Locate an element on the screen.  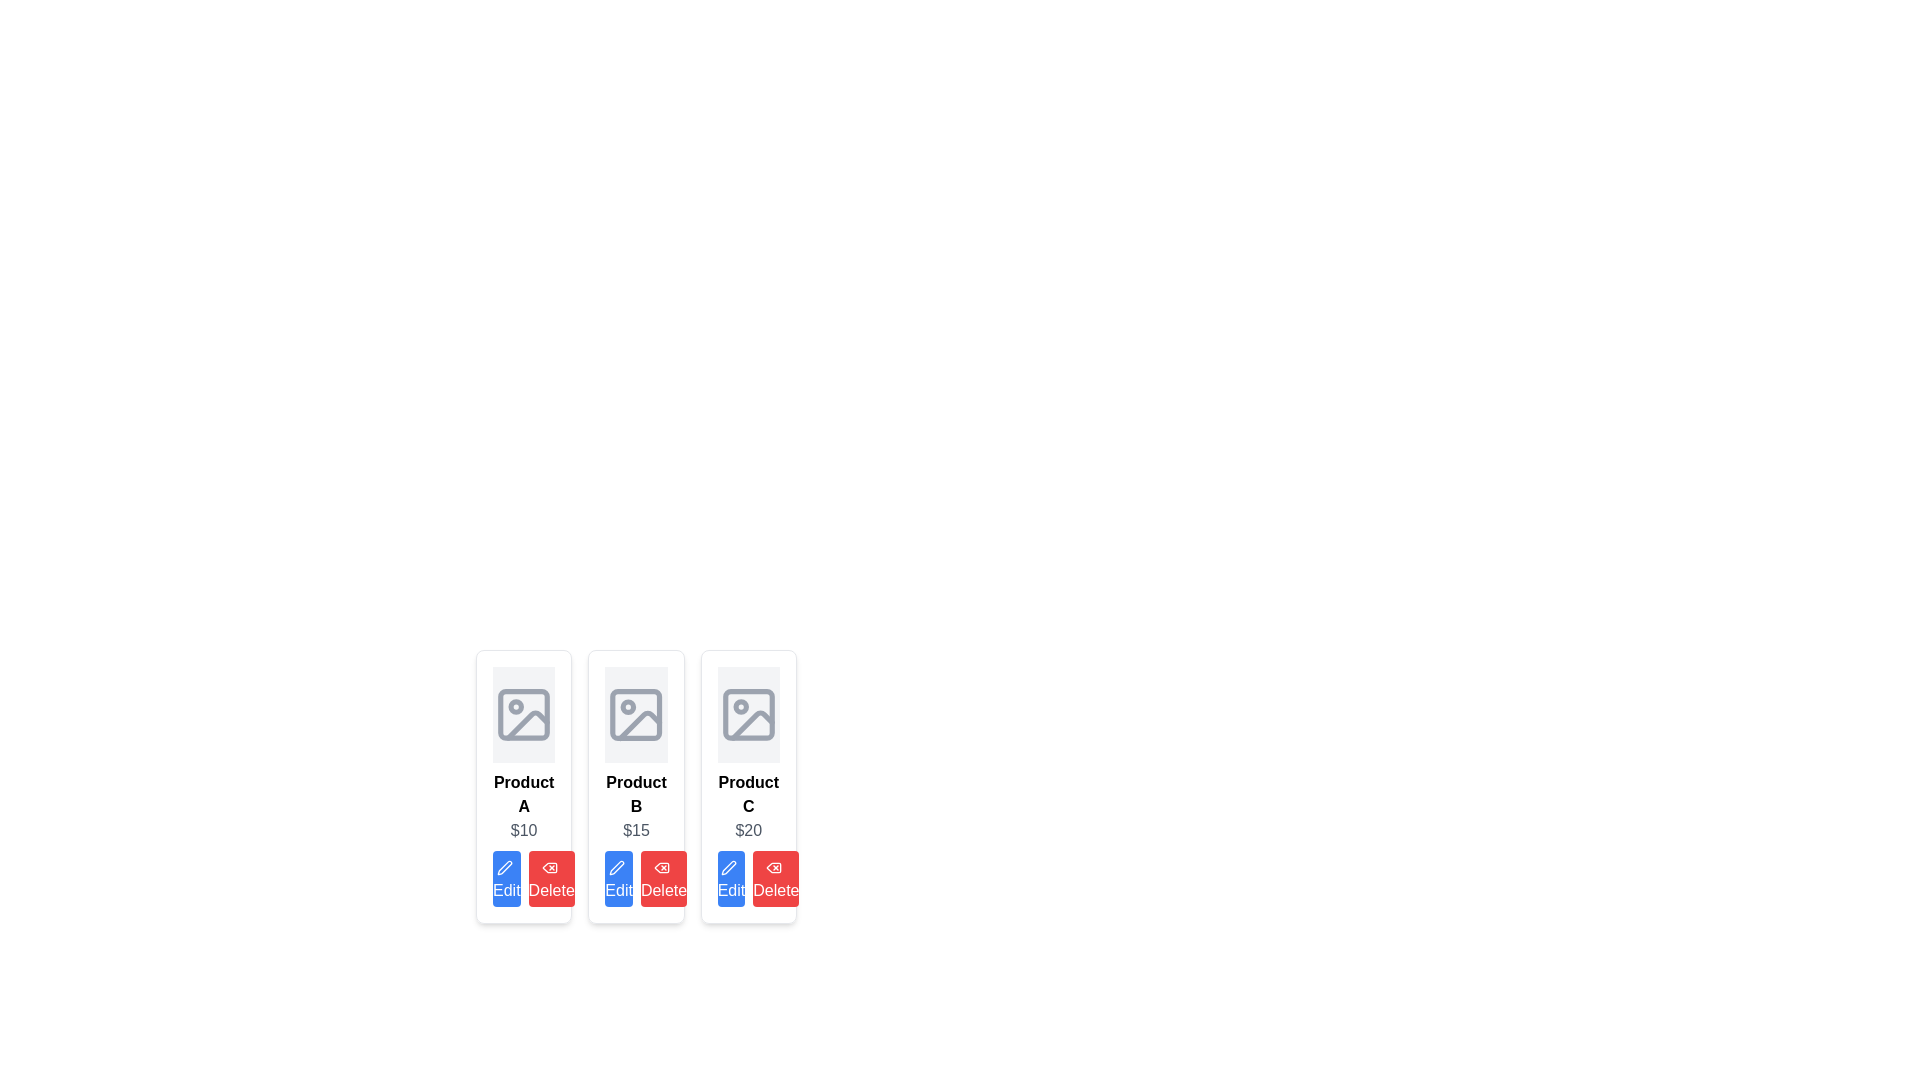
the delete button located at the bottom right of the product card is located at coordinates (551, 878).